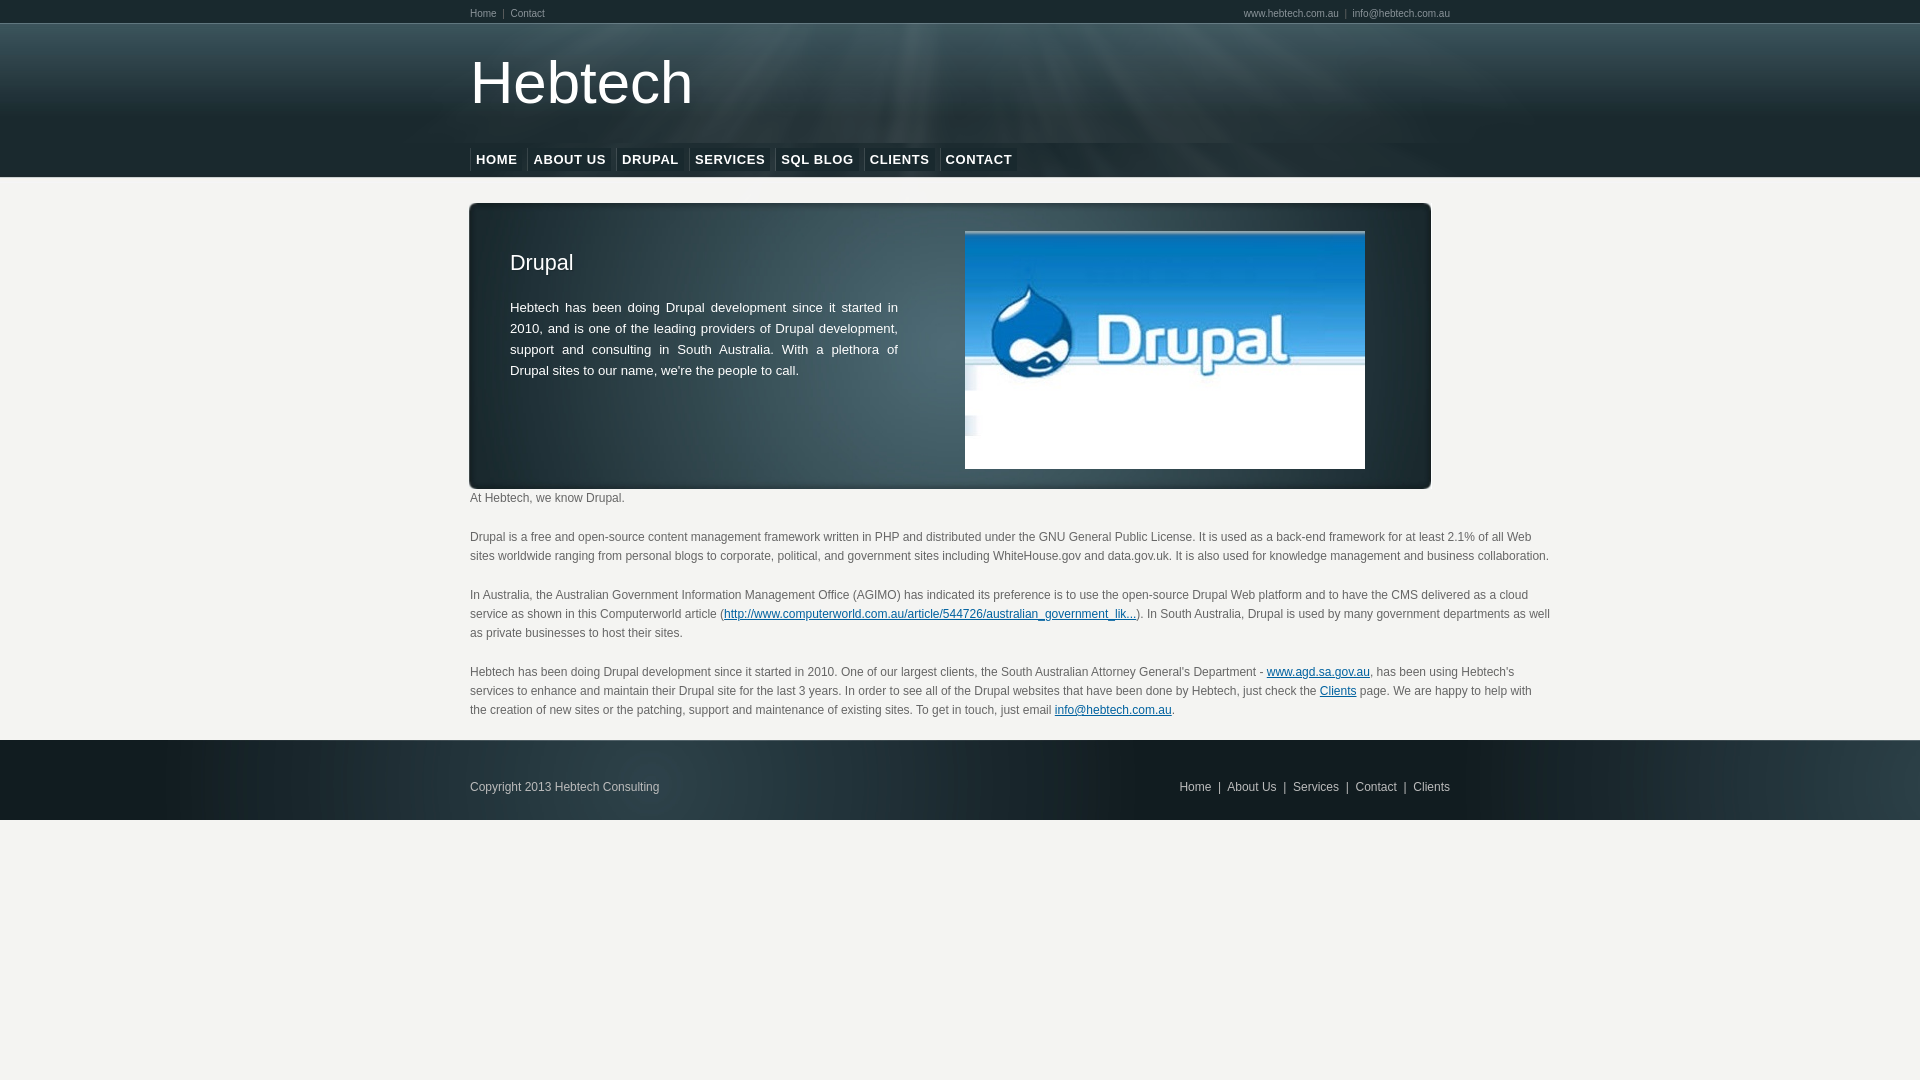  I want to click on 'CLIENTS', so click(899, 158).